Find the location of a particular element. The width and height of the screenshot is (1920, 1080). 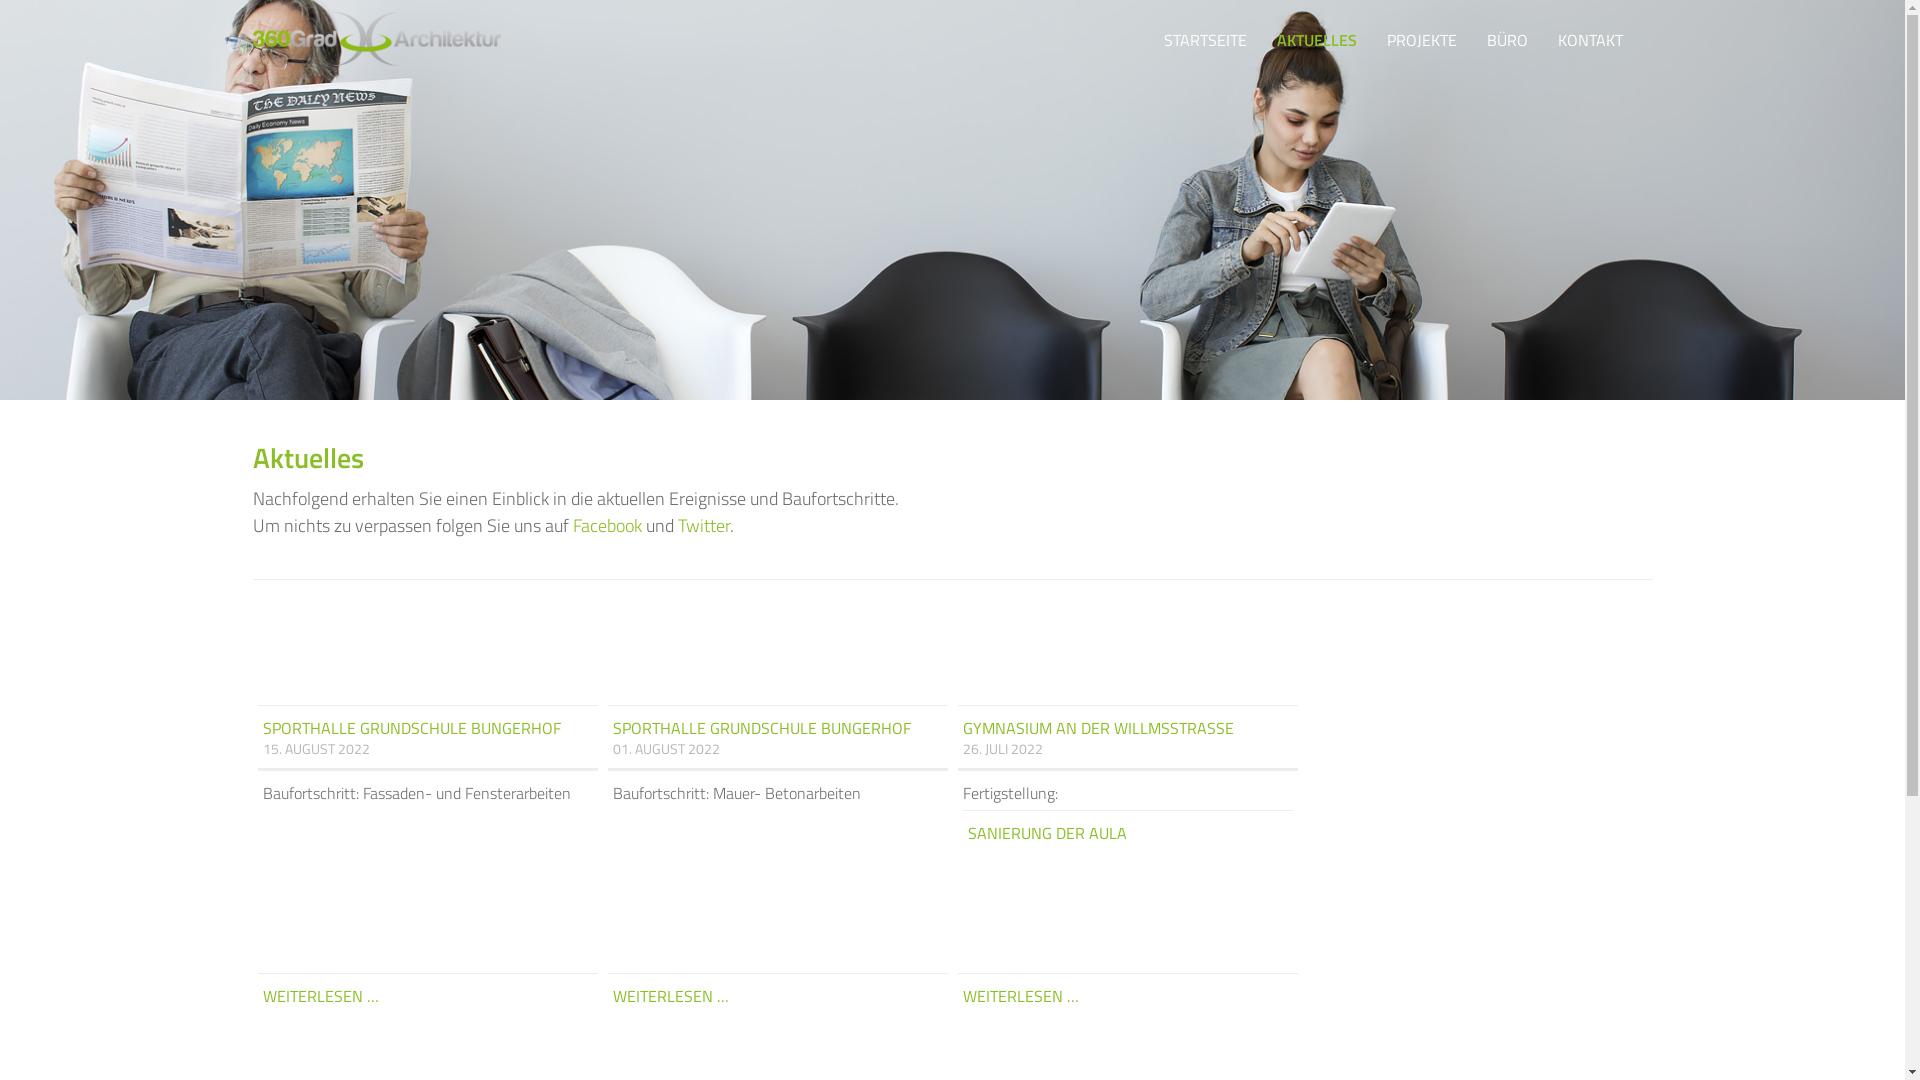

'Twitter' is located at coordinates (704, 524).